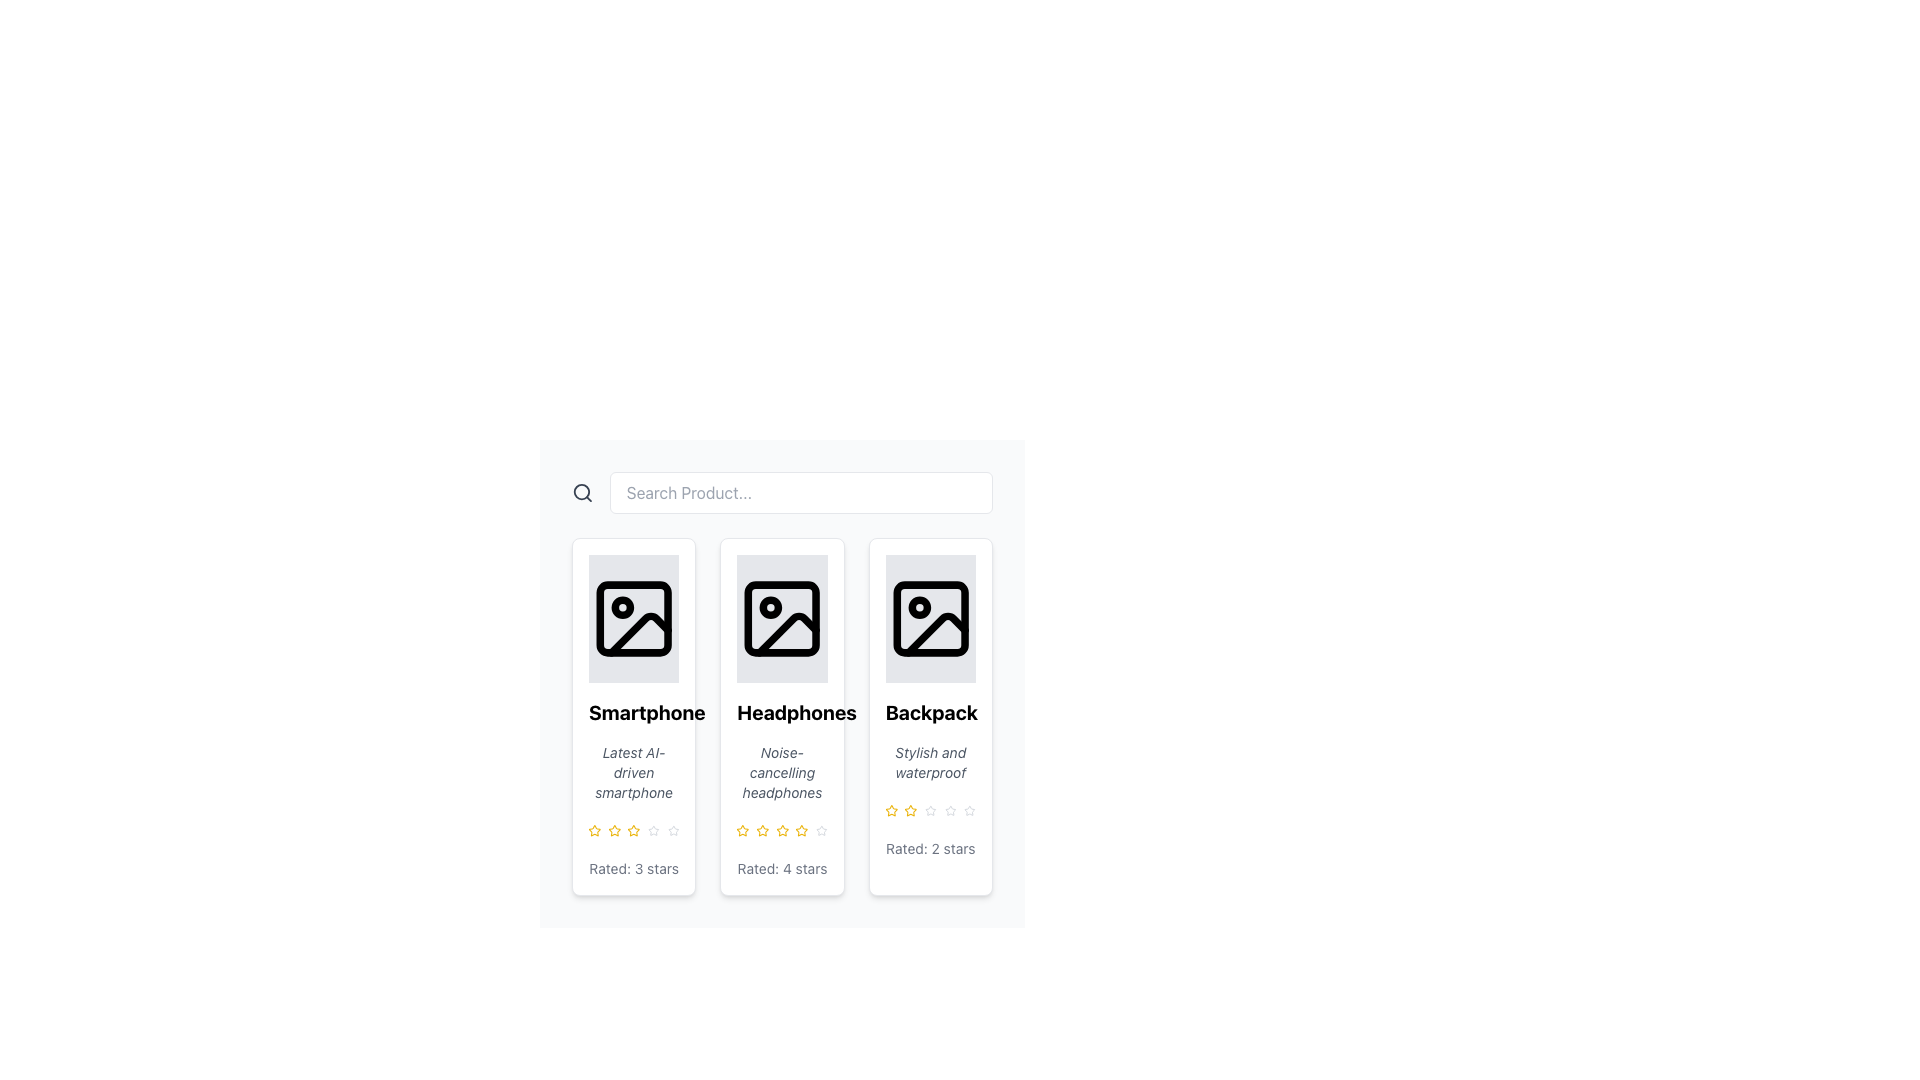  What do you see at coordinates (929, 617) in the screenshot?
I see `the image placeholder at the top of the product card labeled 'Backpack', which serves as a visual representation for the product, if interactivity is added in the future` at bounding box center [929, 617].